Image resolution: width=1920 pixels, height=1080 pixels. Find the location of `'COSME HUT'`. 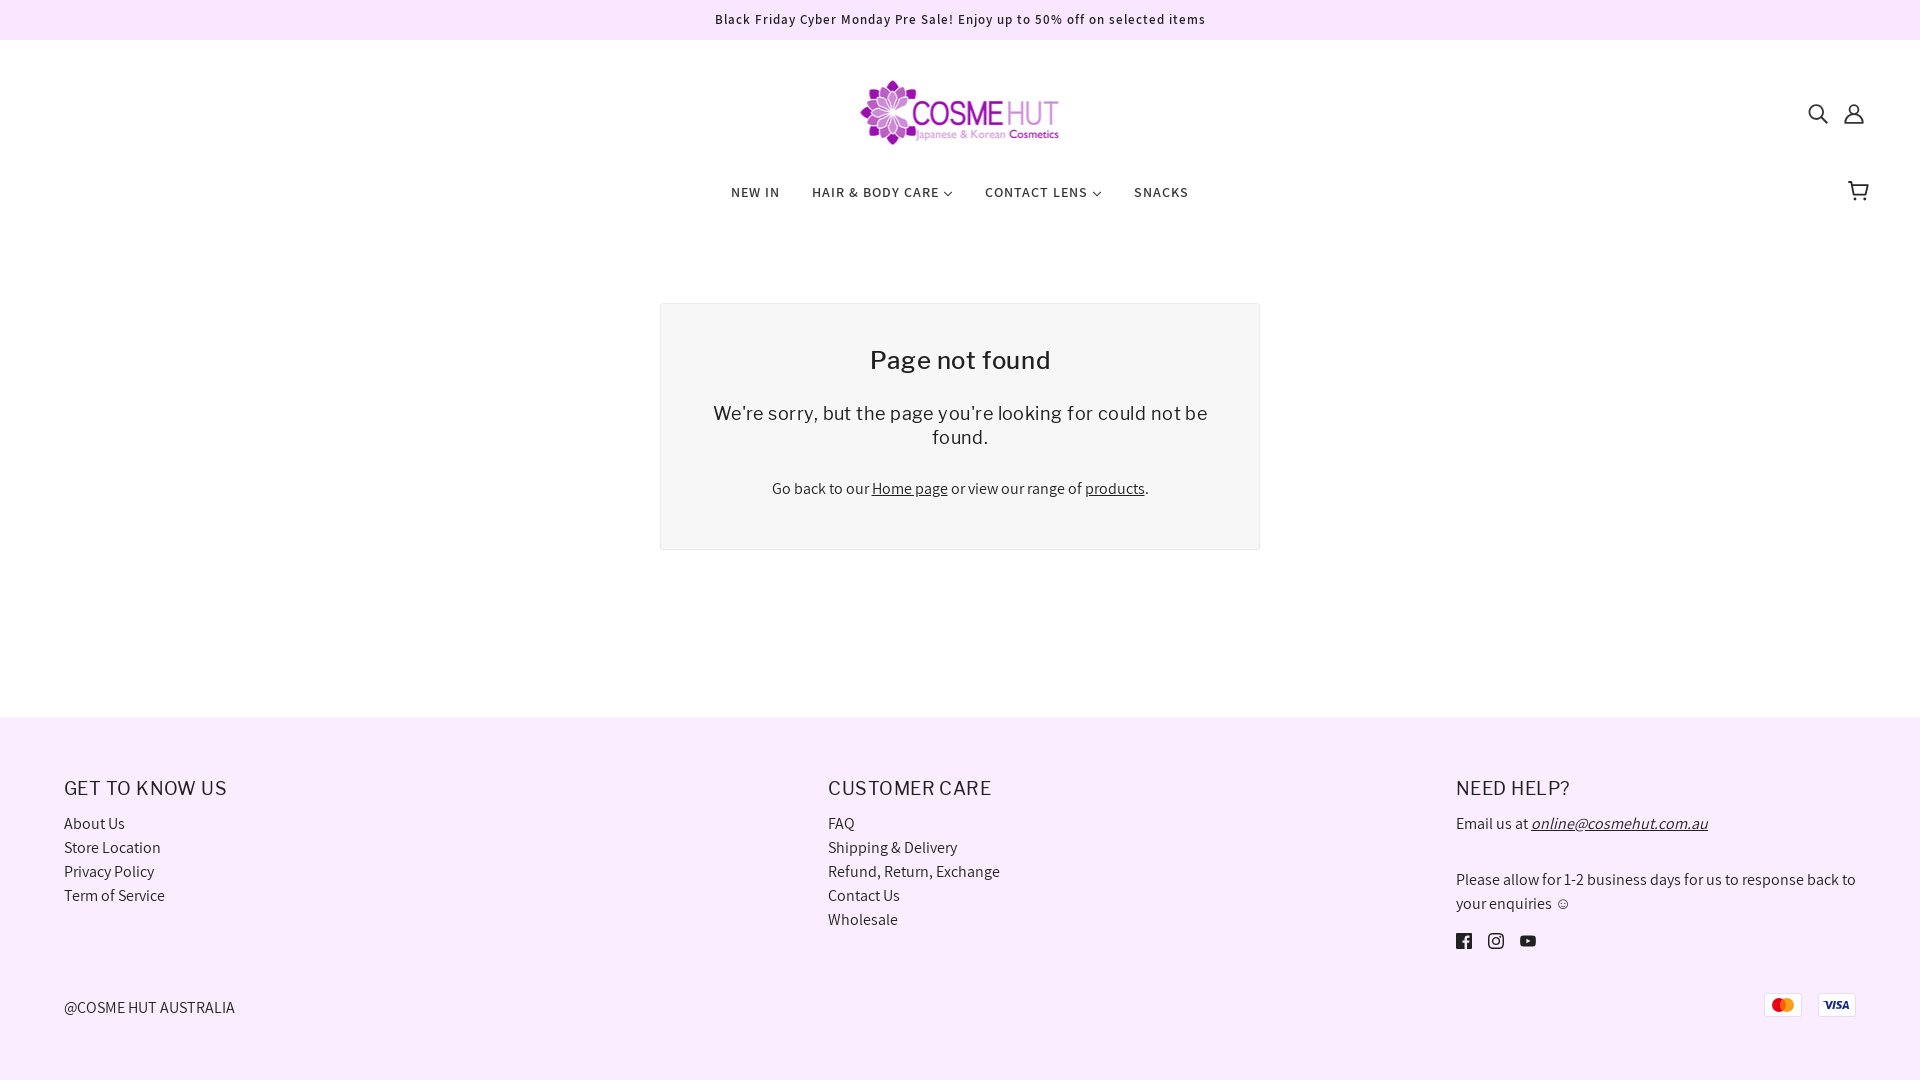

'COSME HUT' is located at coordinates (960, 110).